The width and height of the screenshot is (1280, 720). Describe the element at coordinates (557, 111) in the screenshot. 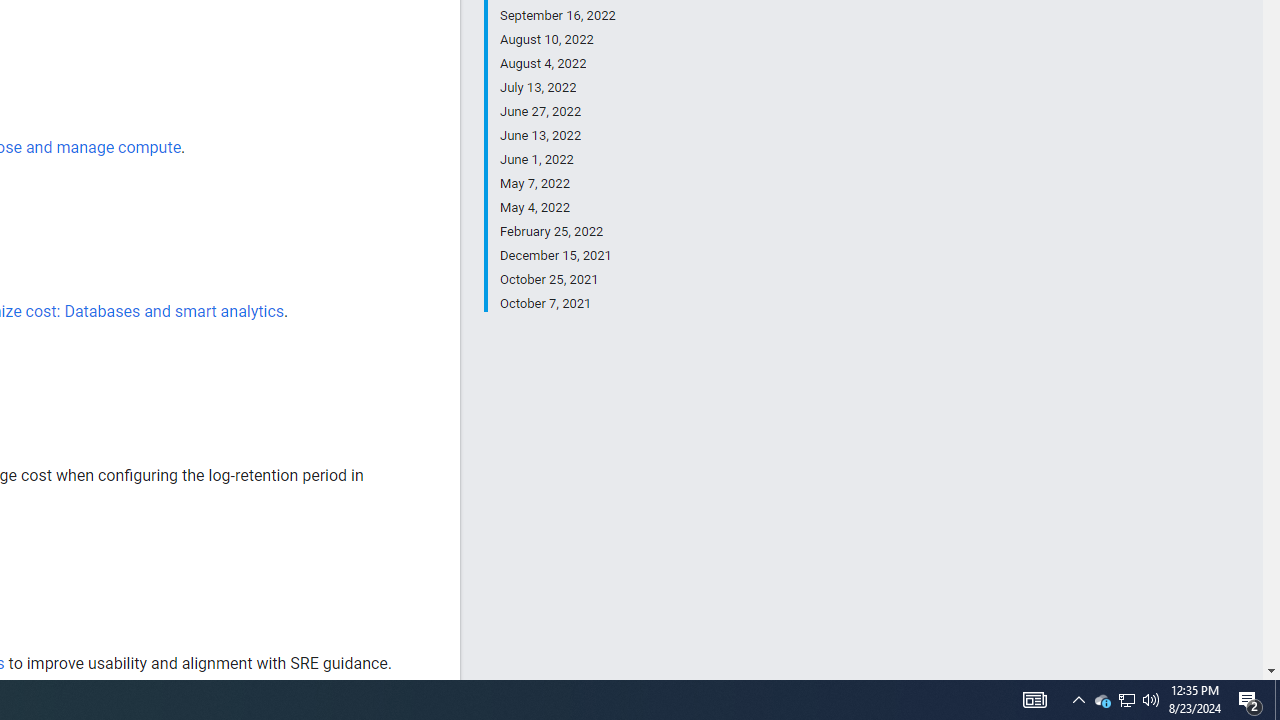

I see `'June 27, 2022'` at that location.